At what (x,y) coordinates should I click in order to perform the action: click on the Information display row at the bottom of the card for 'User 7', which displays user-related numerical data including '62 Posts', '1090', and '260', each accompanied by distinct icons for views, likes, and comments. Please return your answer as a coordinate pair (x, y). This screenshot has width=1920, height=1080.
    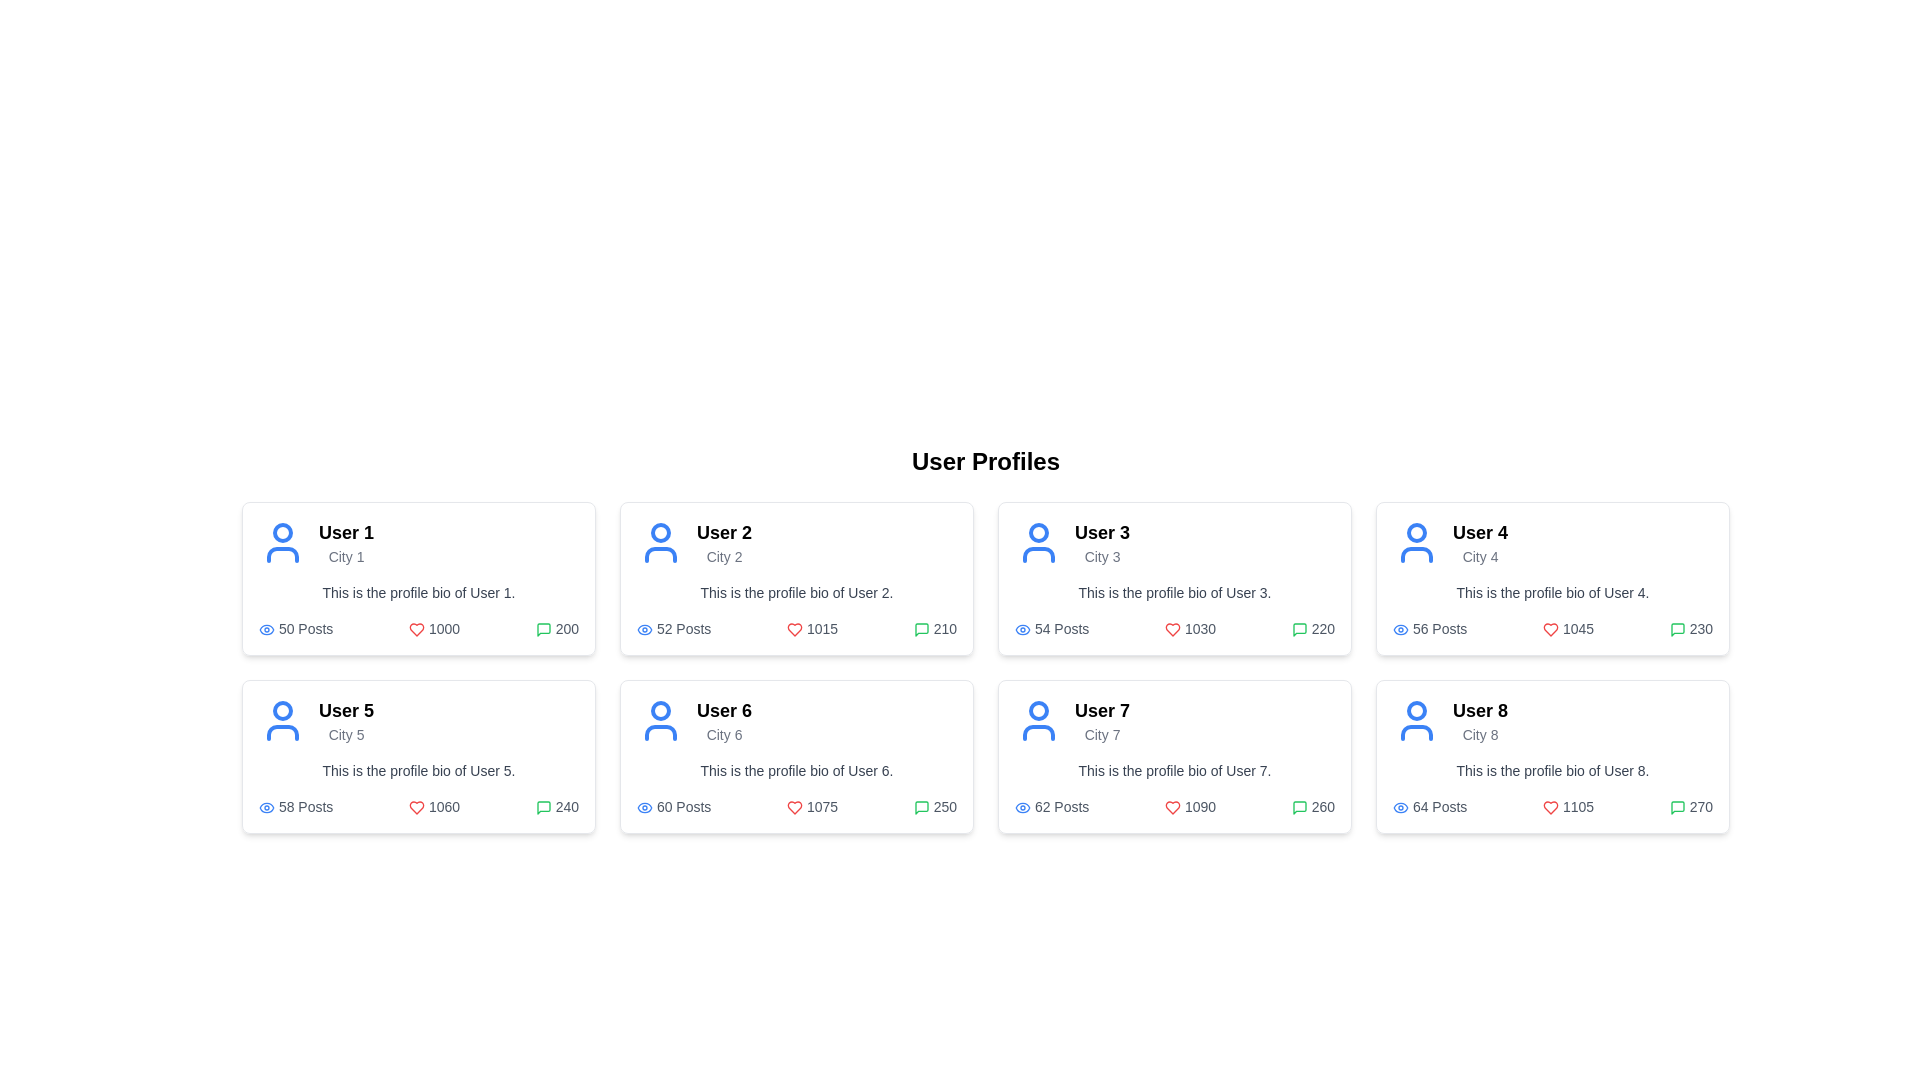
    Looking at the image, I should click on (1175, 805).